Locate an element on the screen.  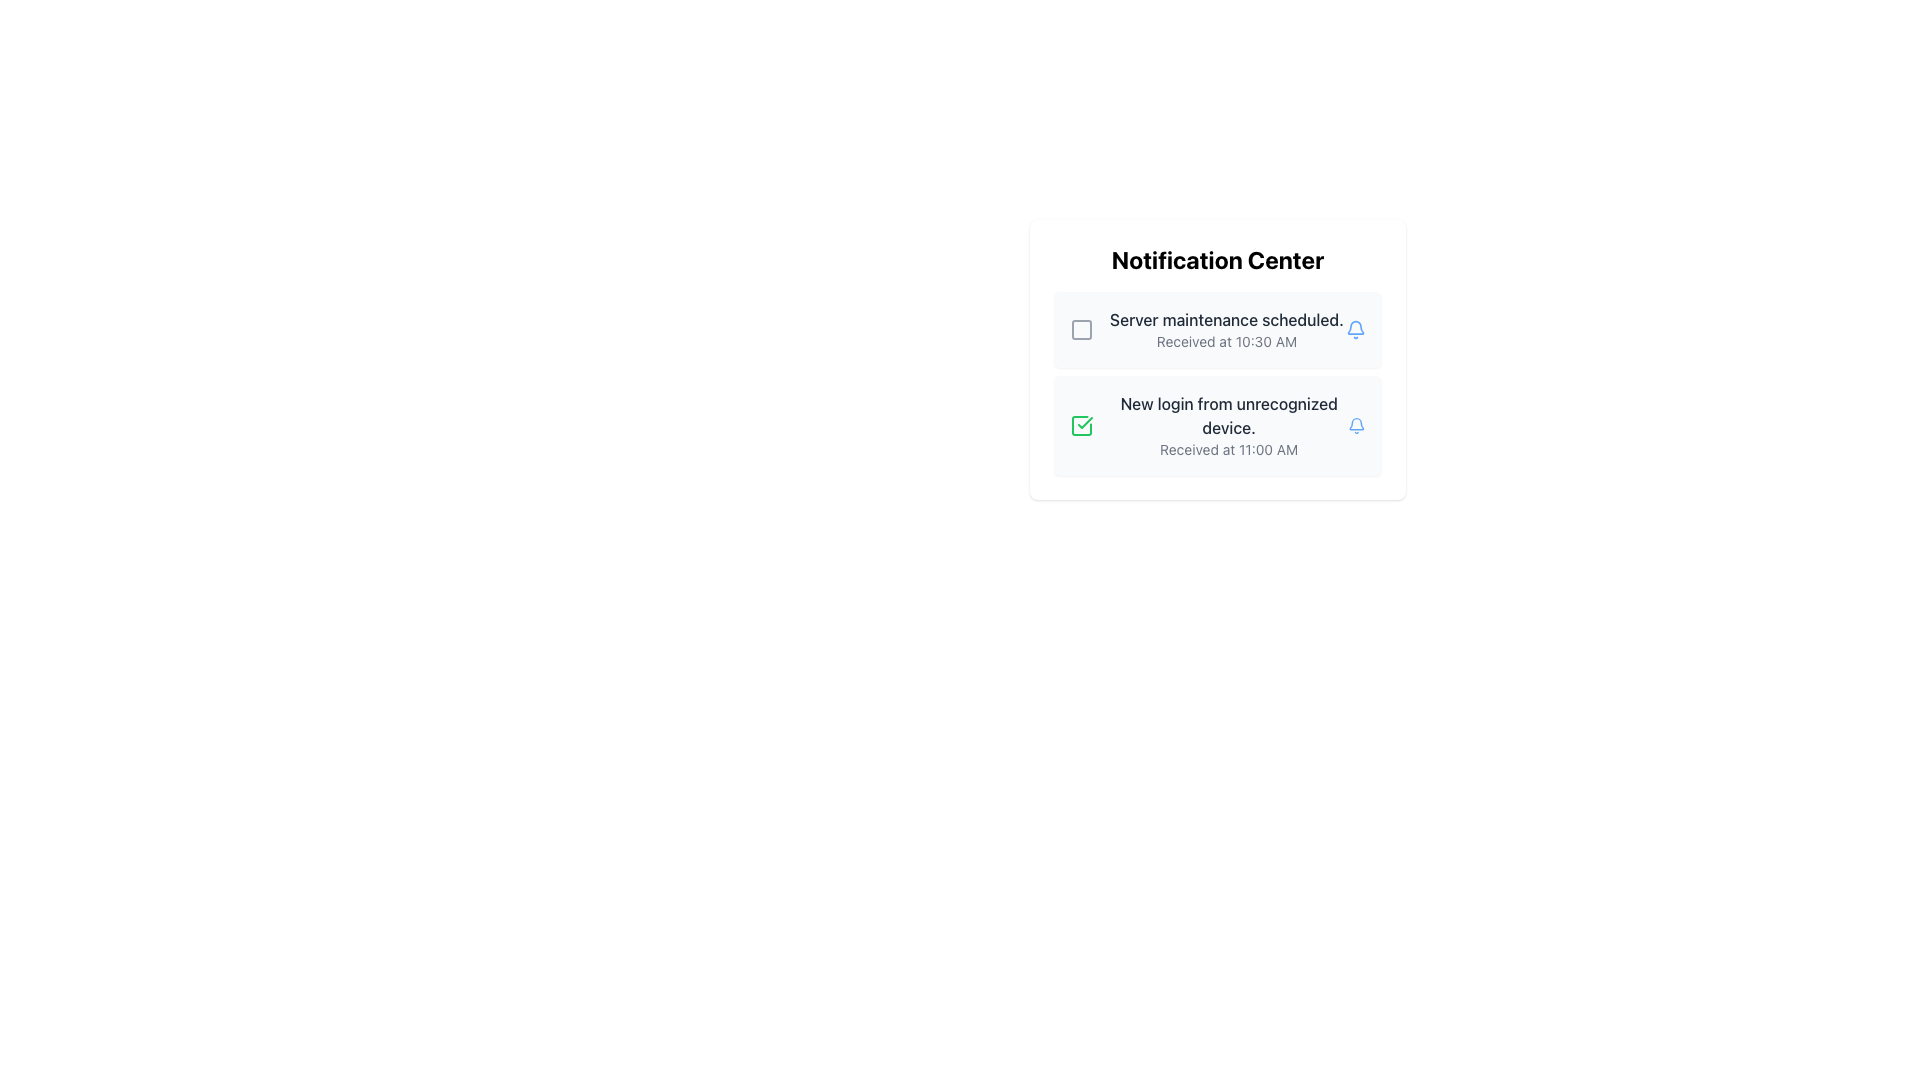
the static text displaying 'Received at 10:30 AM.' which is located below the bold text 'Server maintenance scheduled.' within the notification card is located at coordinates (1225, 341).